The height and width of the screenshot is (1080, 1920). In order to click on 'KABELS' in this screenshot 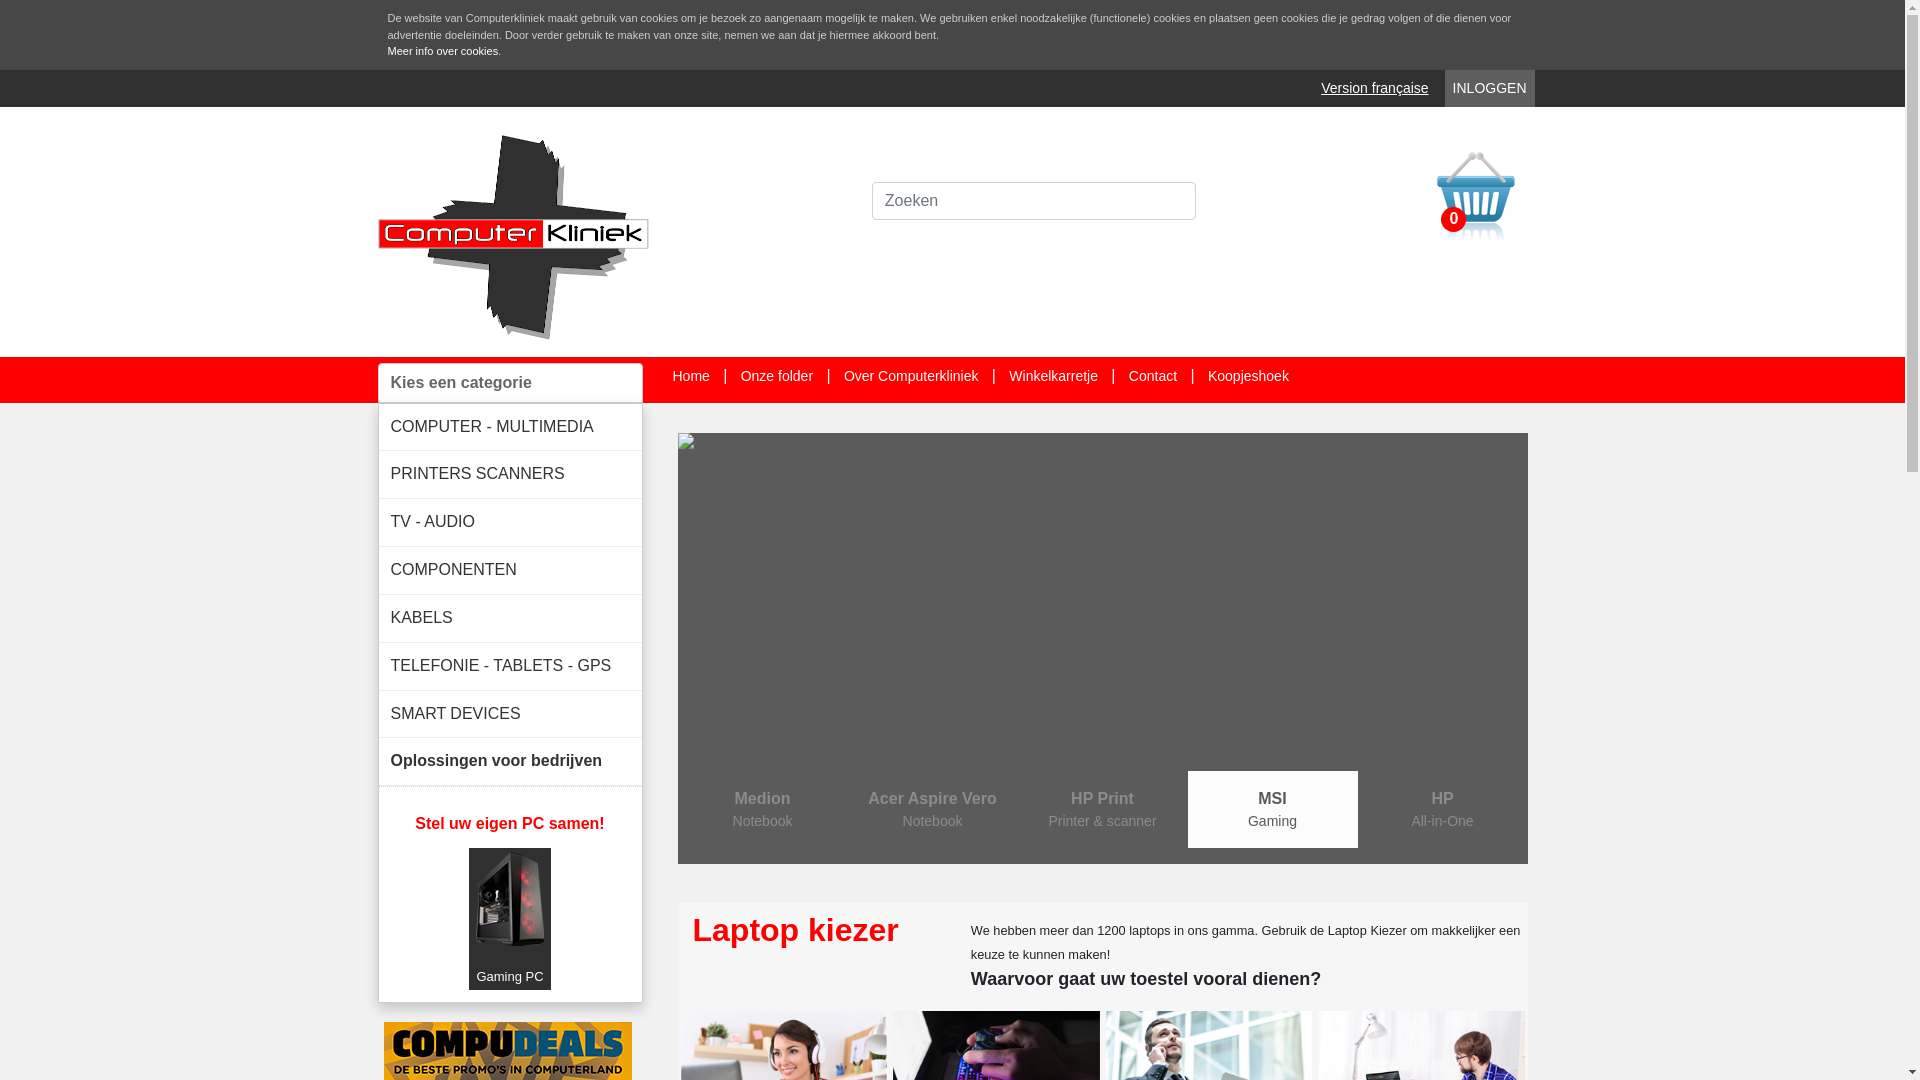, I will do `click(509, 617)`.